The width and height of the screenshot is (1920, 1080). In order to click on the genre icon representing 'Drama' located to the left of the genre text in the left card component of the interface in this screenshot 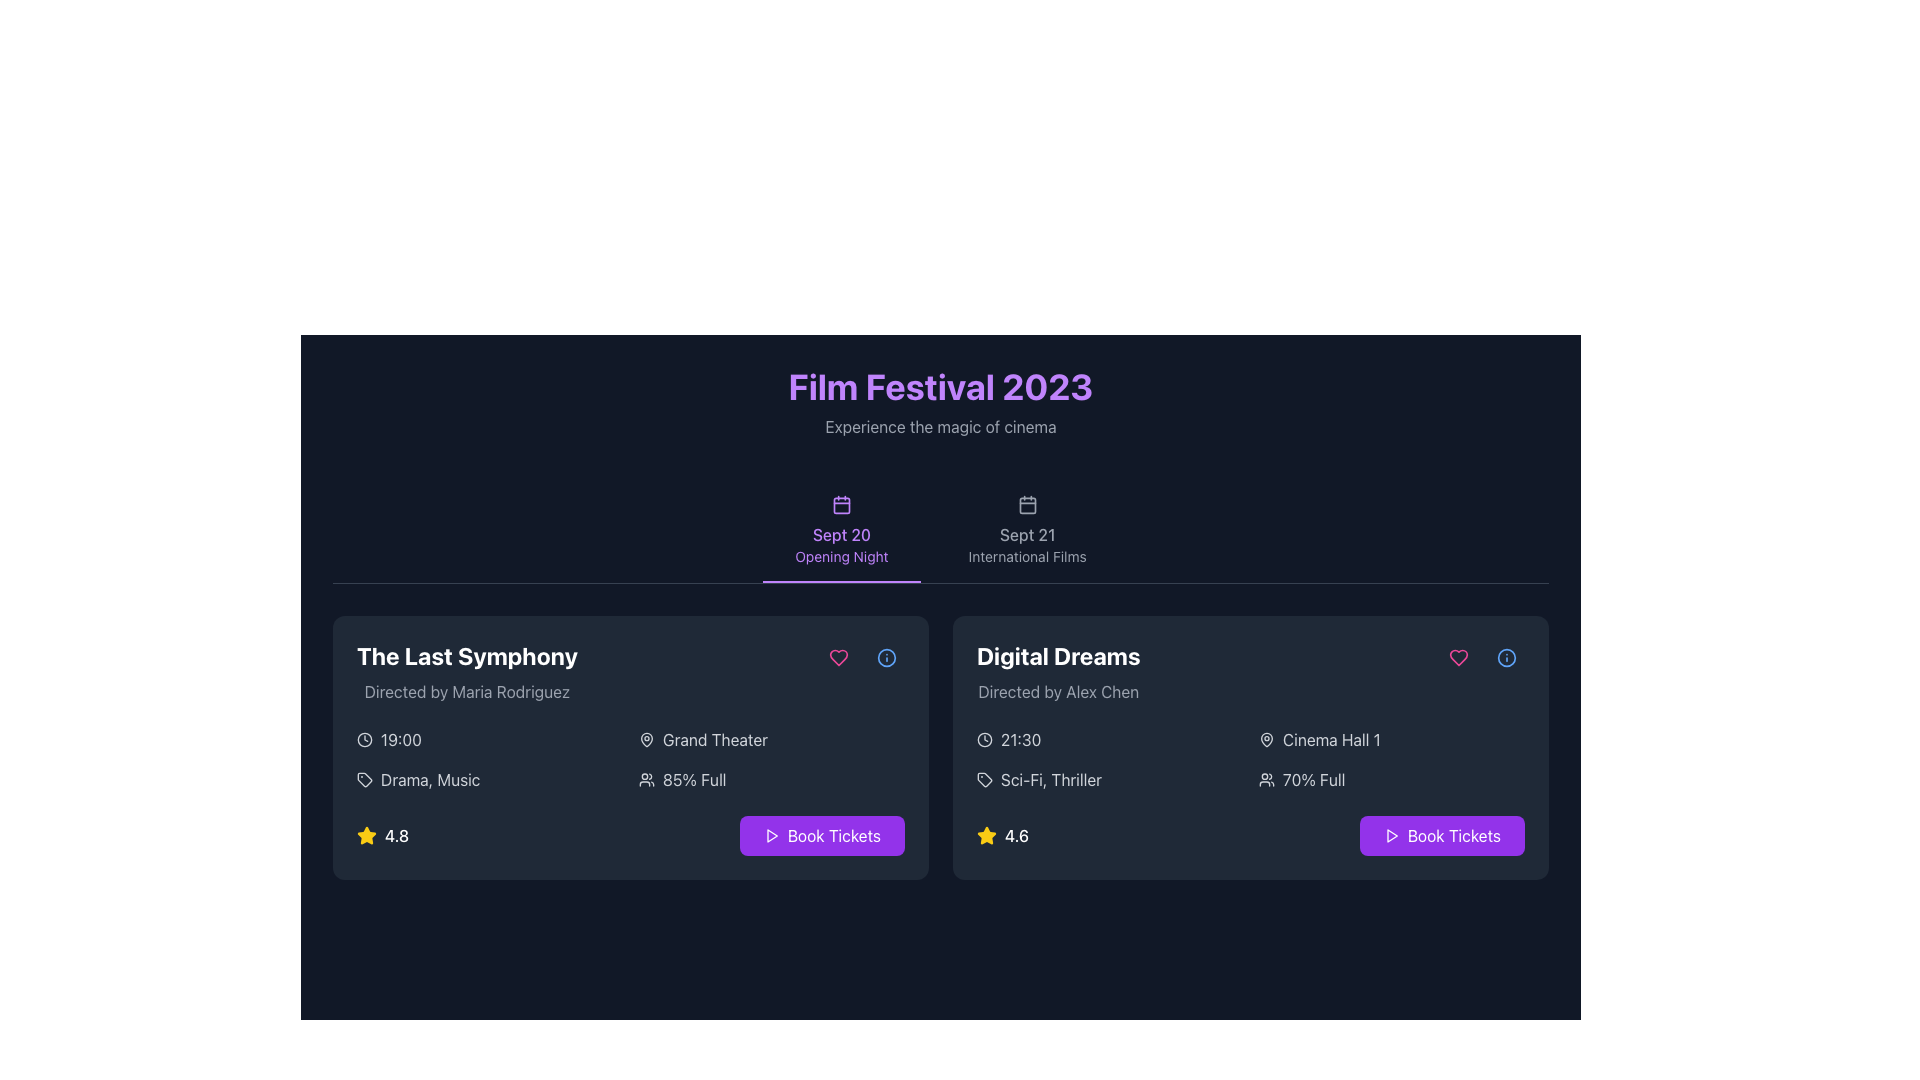, I will do `click(364, 778)`.